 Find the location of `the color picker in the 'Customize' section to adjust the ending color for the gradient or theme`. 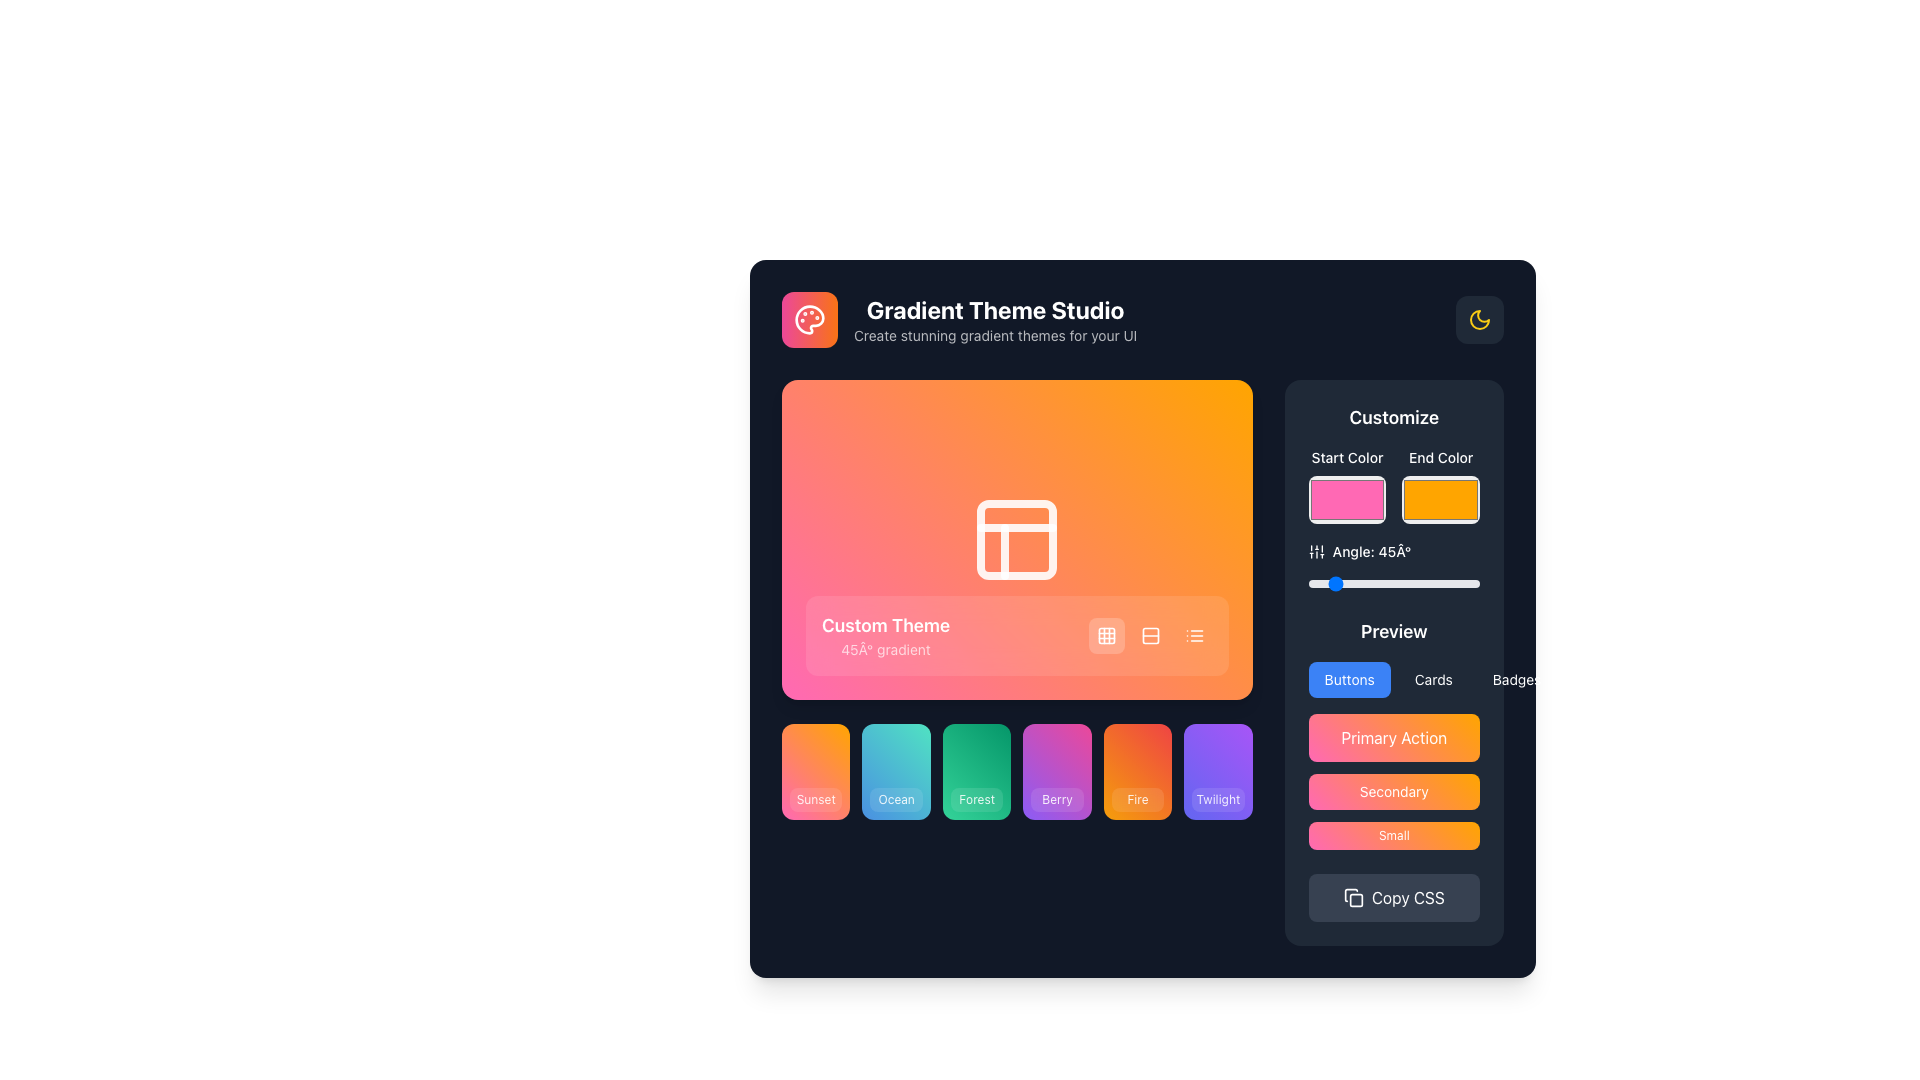

the color picker in the 'Customize' section to adjust the ending color for the gradient or theme is located at coordinates (1441, 486).